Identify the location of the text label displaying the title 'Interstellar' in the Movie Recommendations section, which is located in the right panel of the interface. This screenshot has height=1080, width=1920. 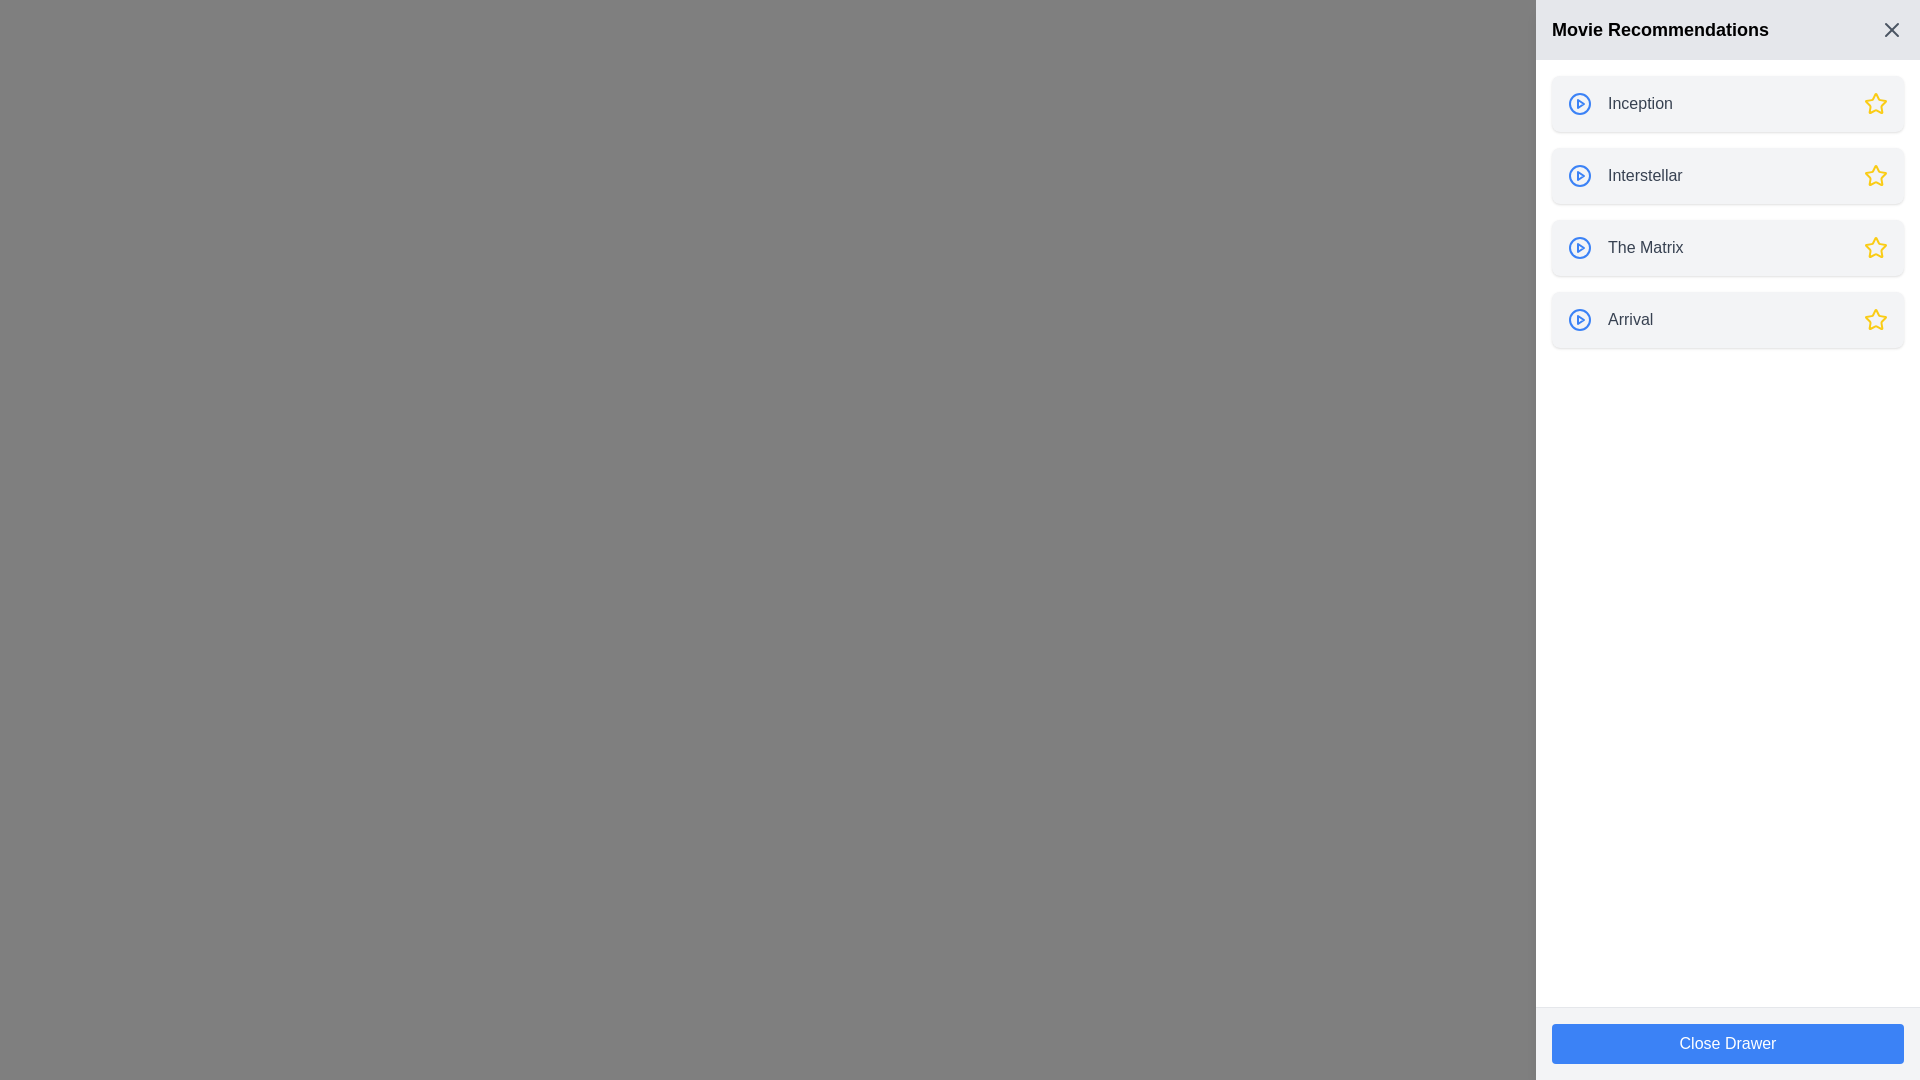
(1645, 175).